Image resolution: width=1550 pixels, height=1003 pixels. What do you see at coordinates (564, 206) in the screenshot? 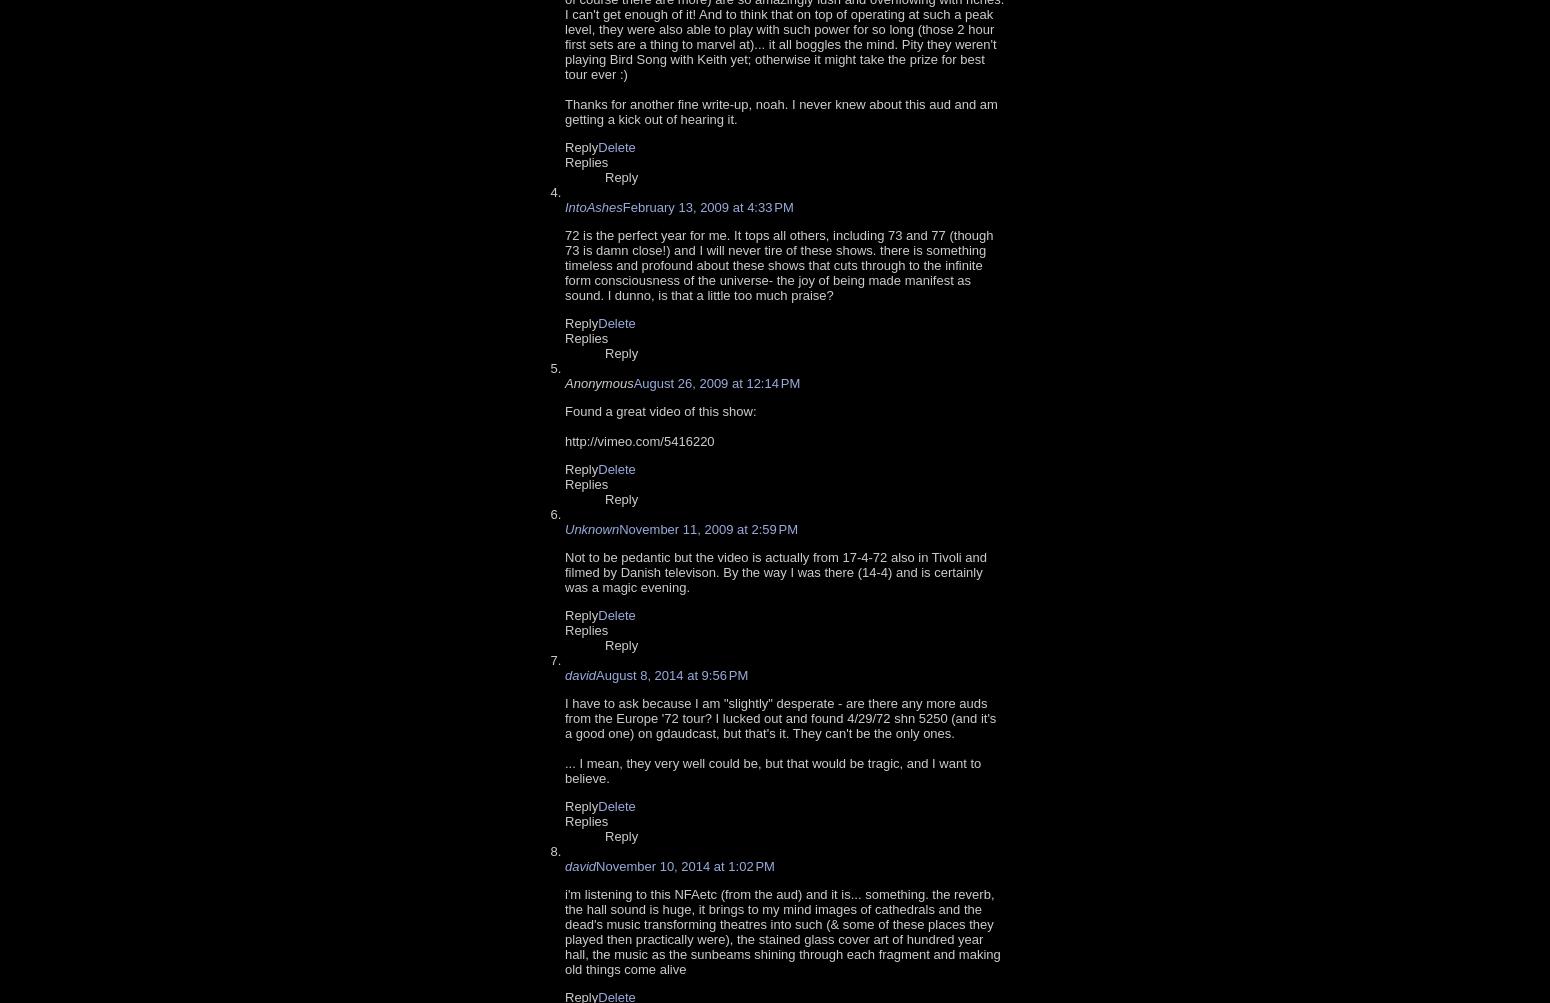
I see `'IntoAshes'` at bounding box center [564, 206].